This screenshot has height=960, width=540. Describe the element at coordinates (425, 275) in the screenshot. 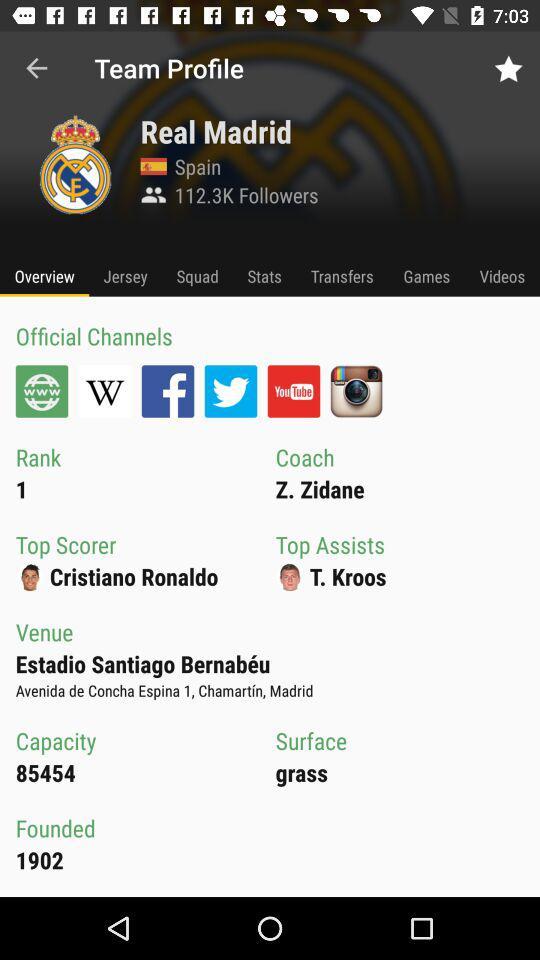

I see `icon next to the transfers item` at that location.